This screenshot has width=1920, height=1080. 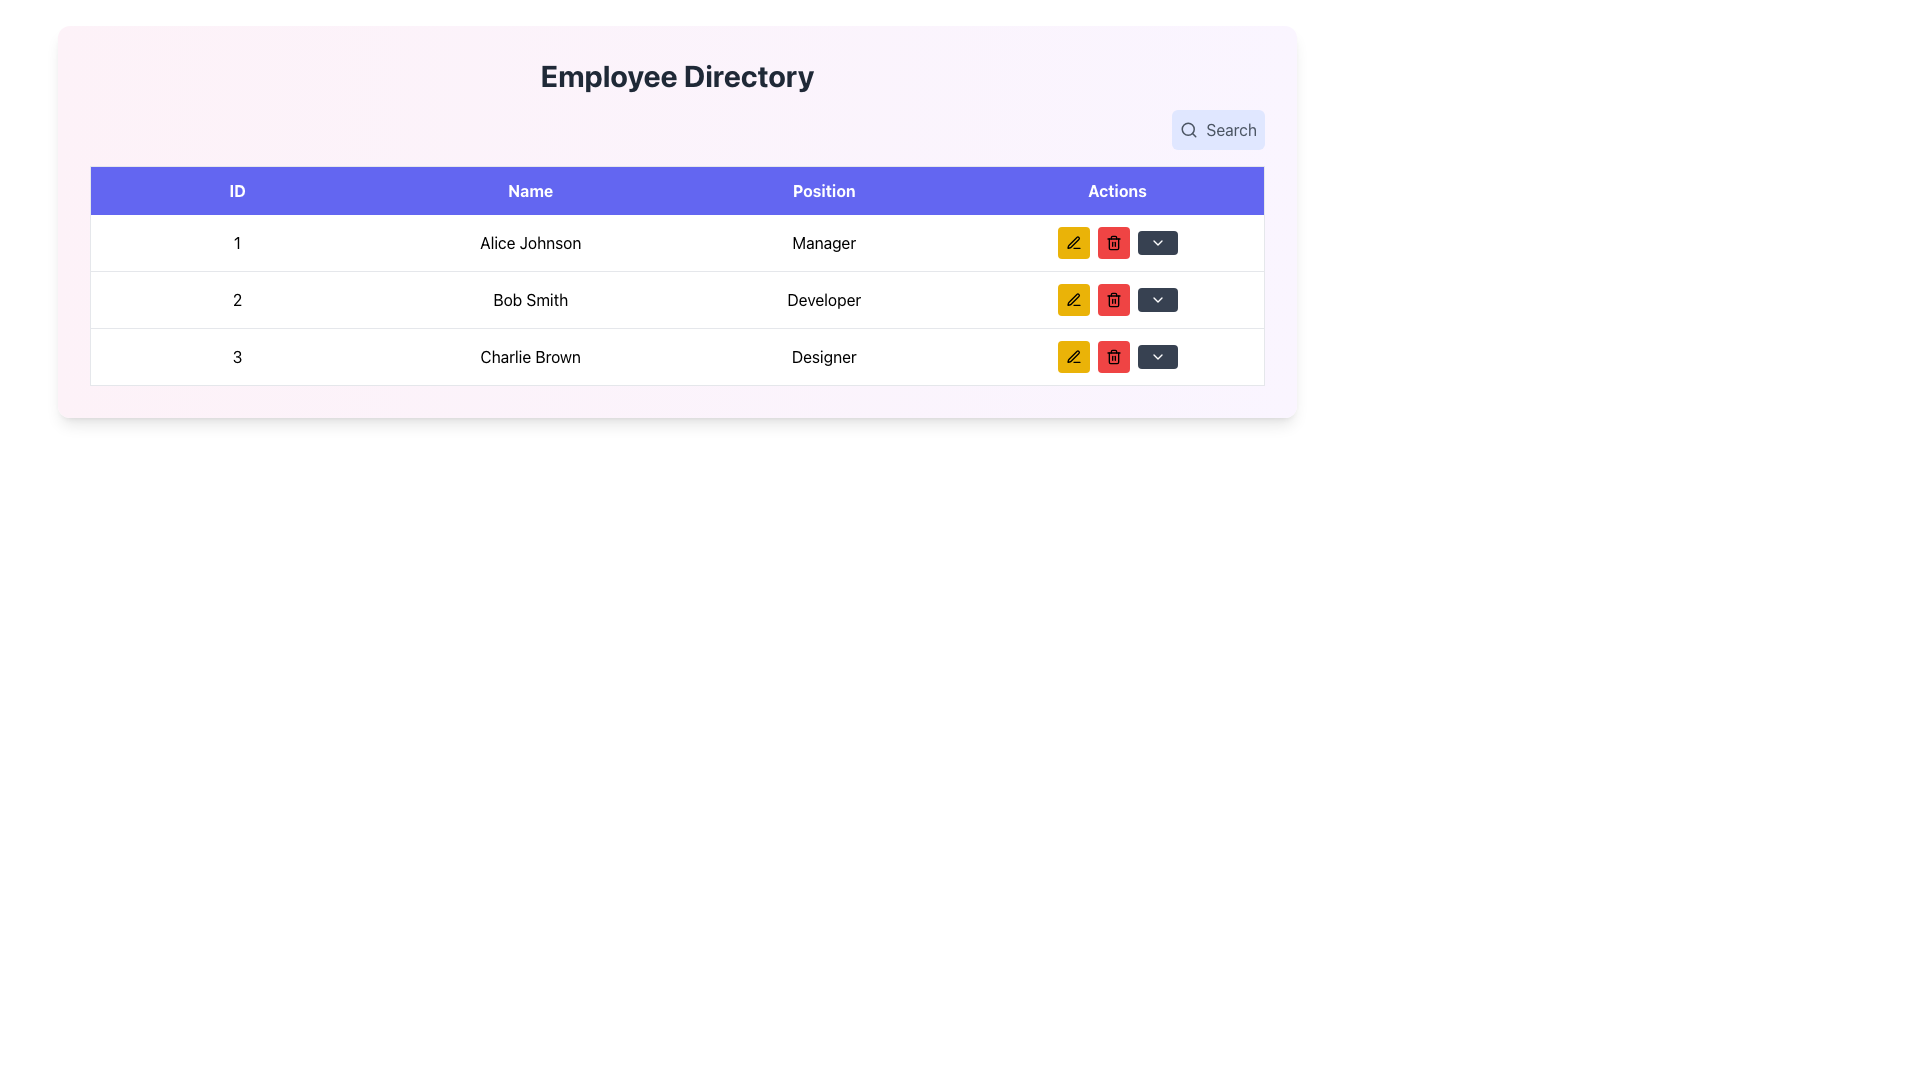 What do you see at coordinates (824, 242) in the screenshot?
I see `the text component displaying 'Manager' located in the first row of the table under the 'Position' column, positioned right of 'Alice Johnson' and left of the 'Actions' column` at bounding box center [824, 242].